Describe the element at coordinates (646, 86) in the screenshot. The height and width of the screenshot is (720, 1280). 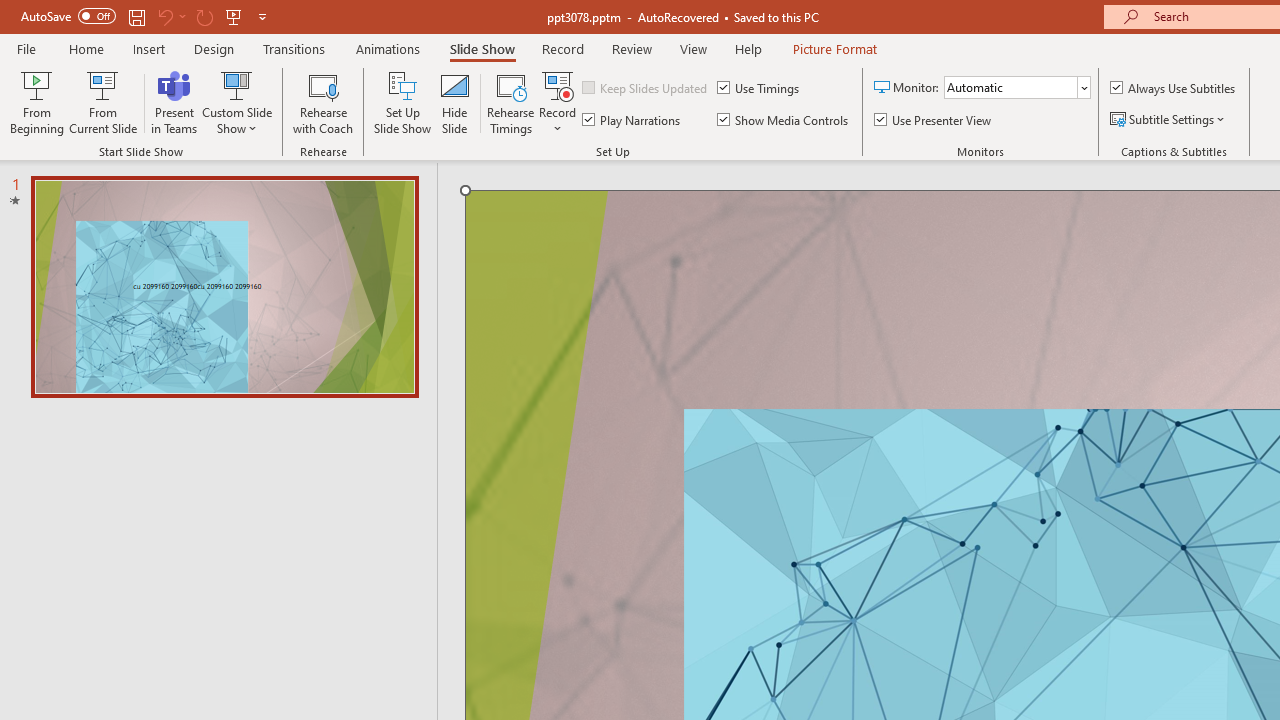
I see `'Keep Slides Updated'` at that location.